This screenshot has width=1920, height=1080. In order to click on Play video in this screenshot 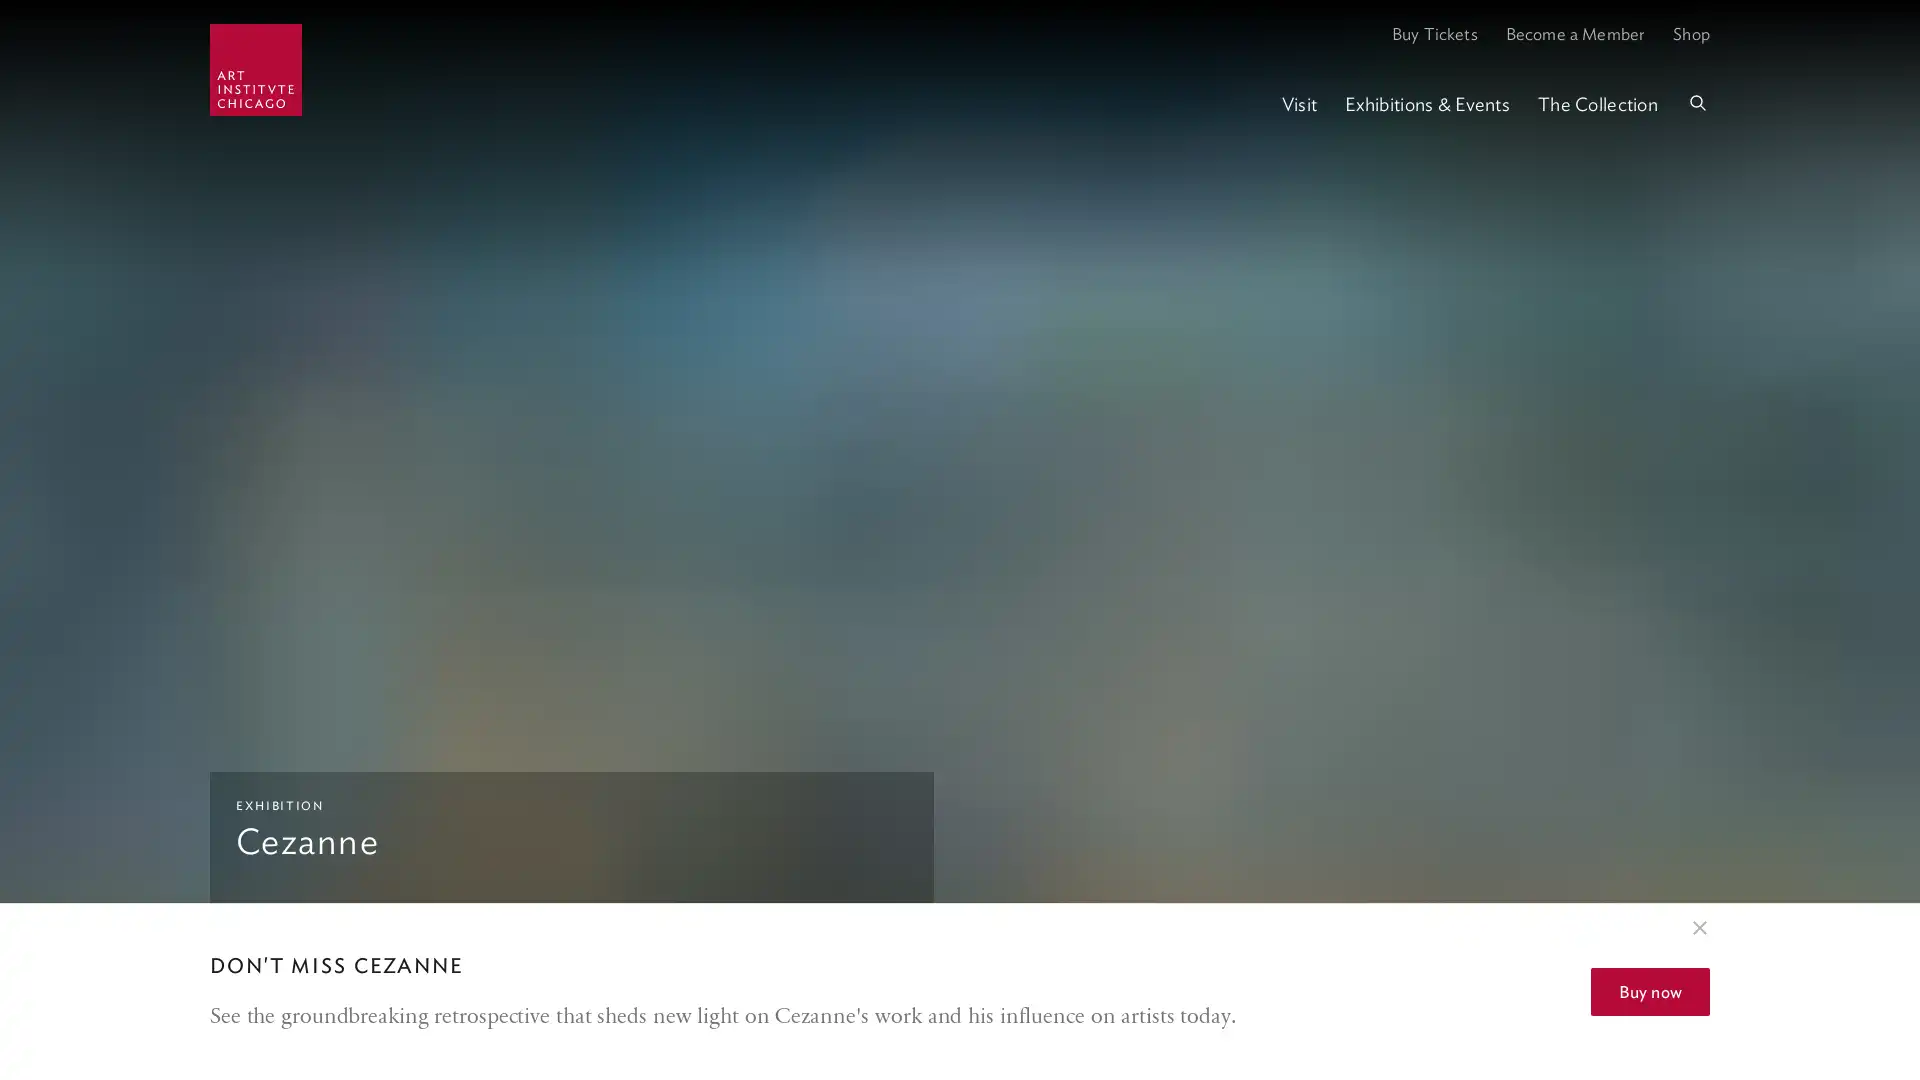, I will do `click(1882, 990)`.